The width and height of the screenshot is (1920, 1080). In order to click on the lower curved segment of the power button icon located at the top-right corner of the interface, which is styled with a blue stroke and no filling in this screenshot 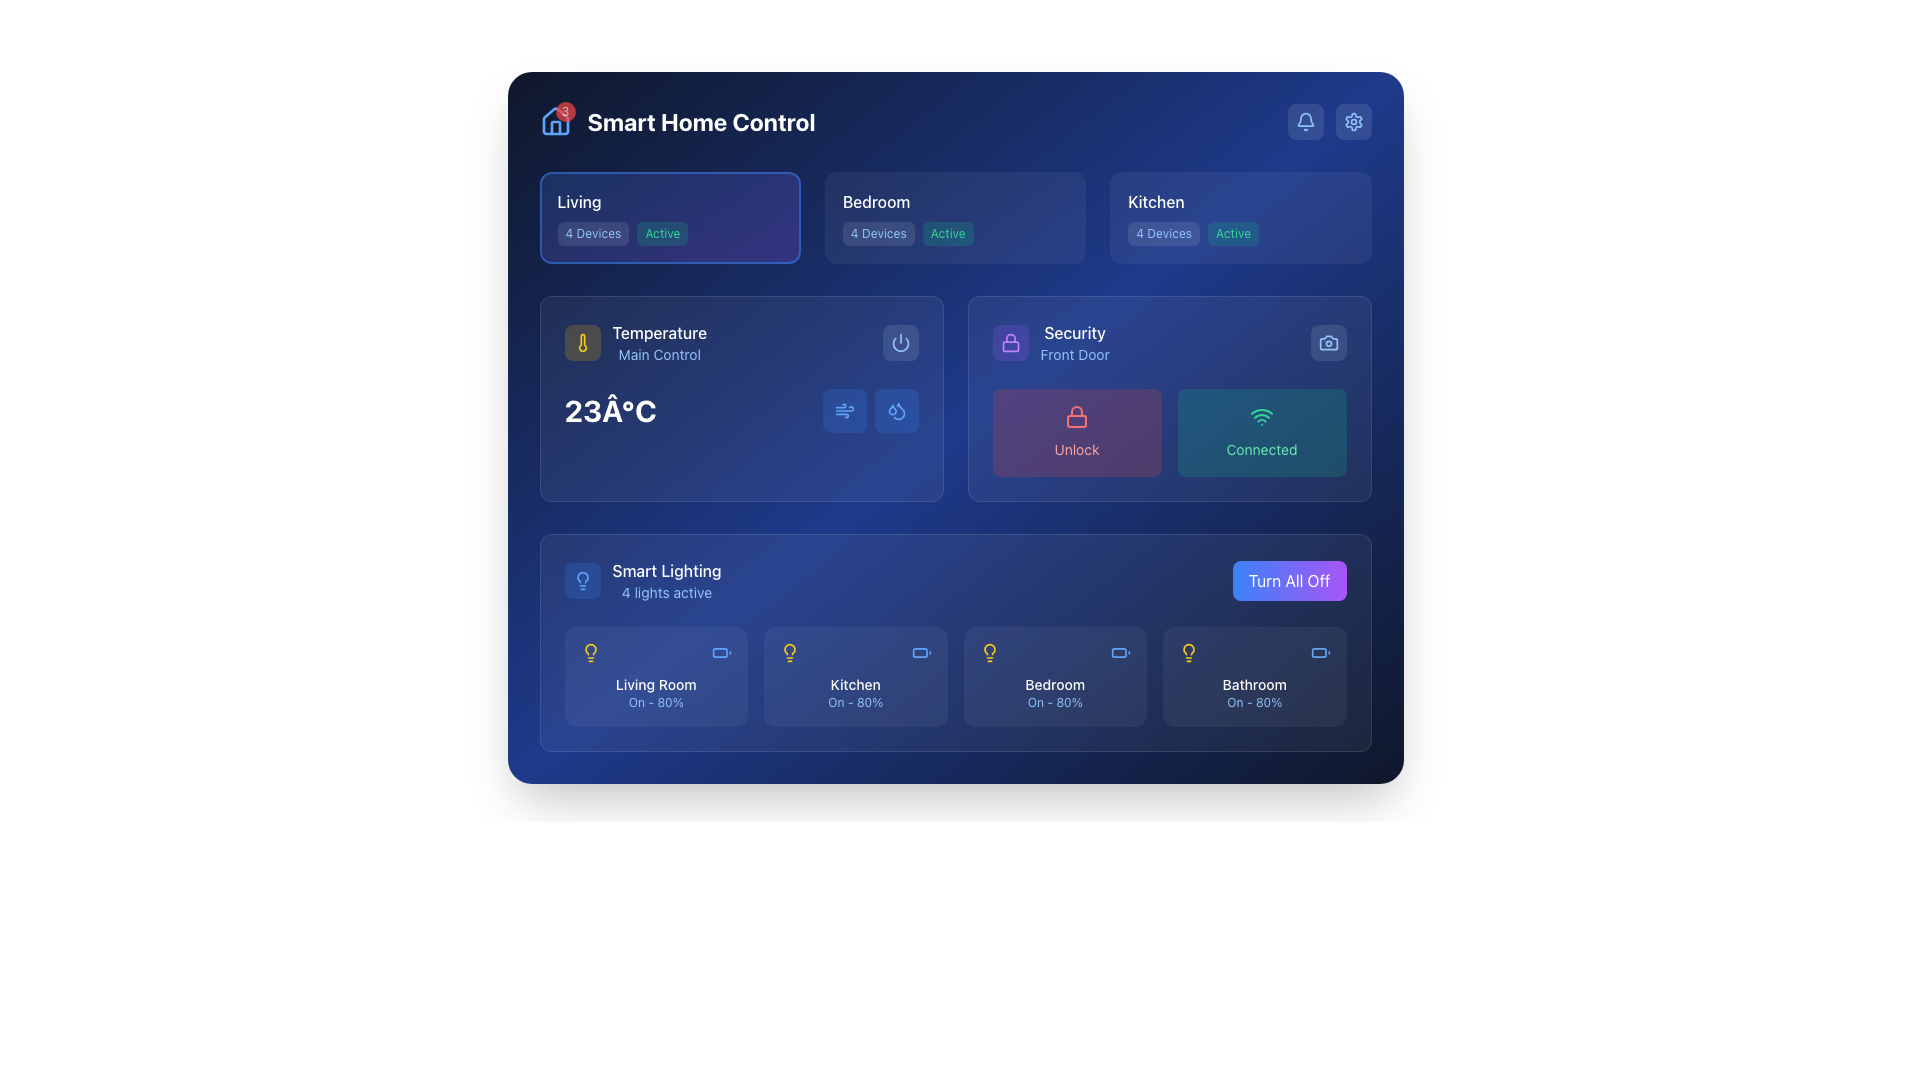, I will do `click(899, 343)`.